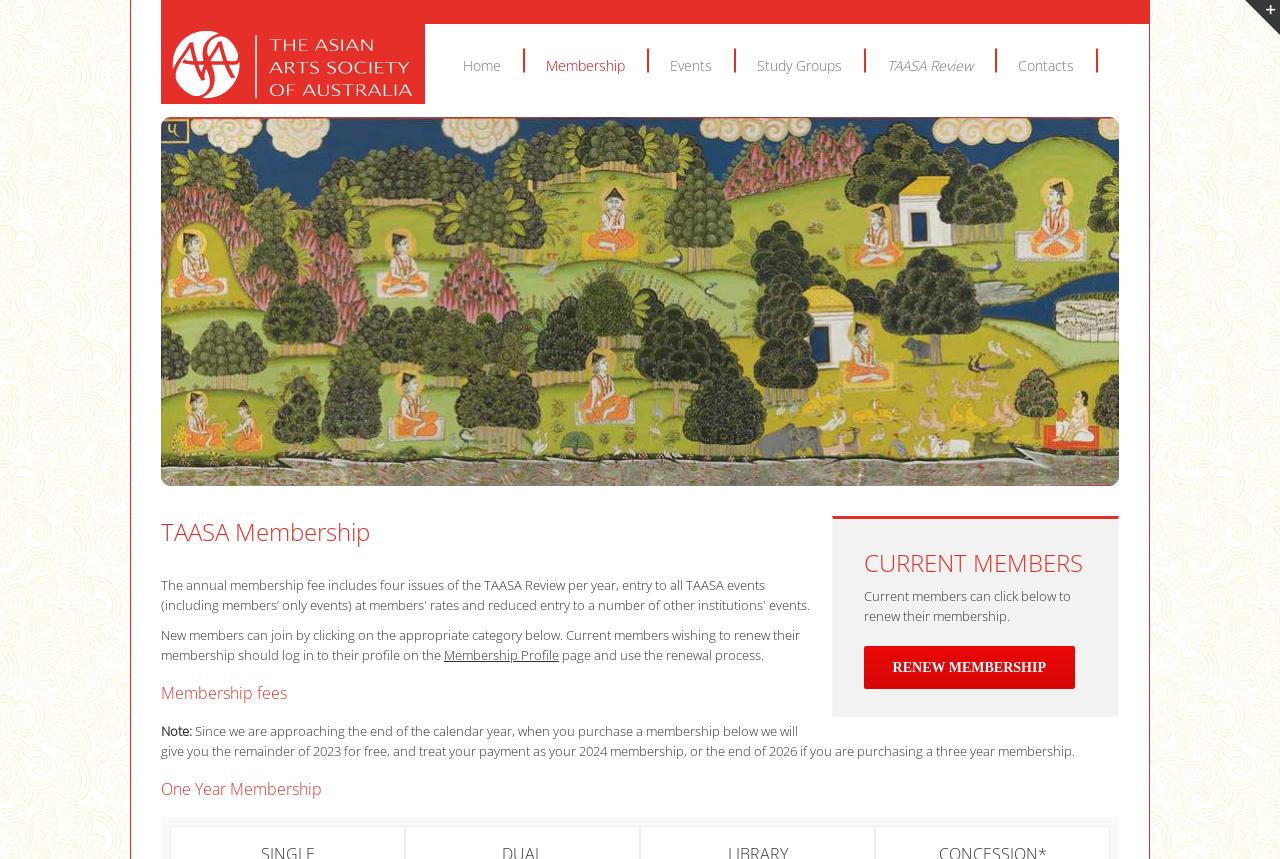  What do you see at coordinates (972, 561) in the screenshot?
I see `'CURRENT MEMBERS'` at bounding box center [972, 561].